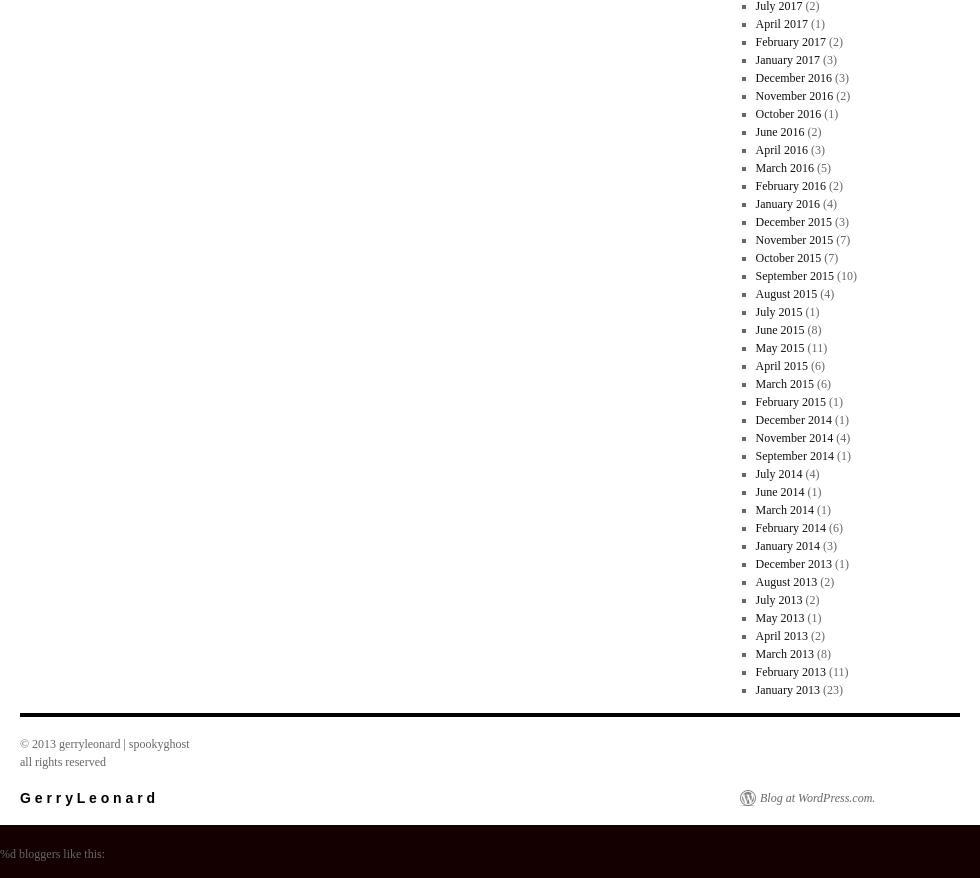 The width and height of the screenshot is (980, 878). Describe the element at coordinates (779, 130) in the screenshot. I see `'June 2016'` at that location.